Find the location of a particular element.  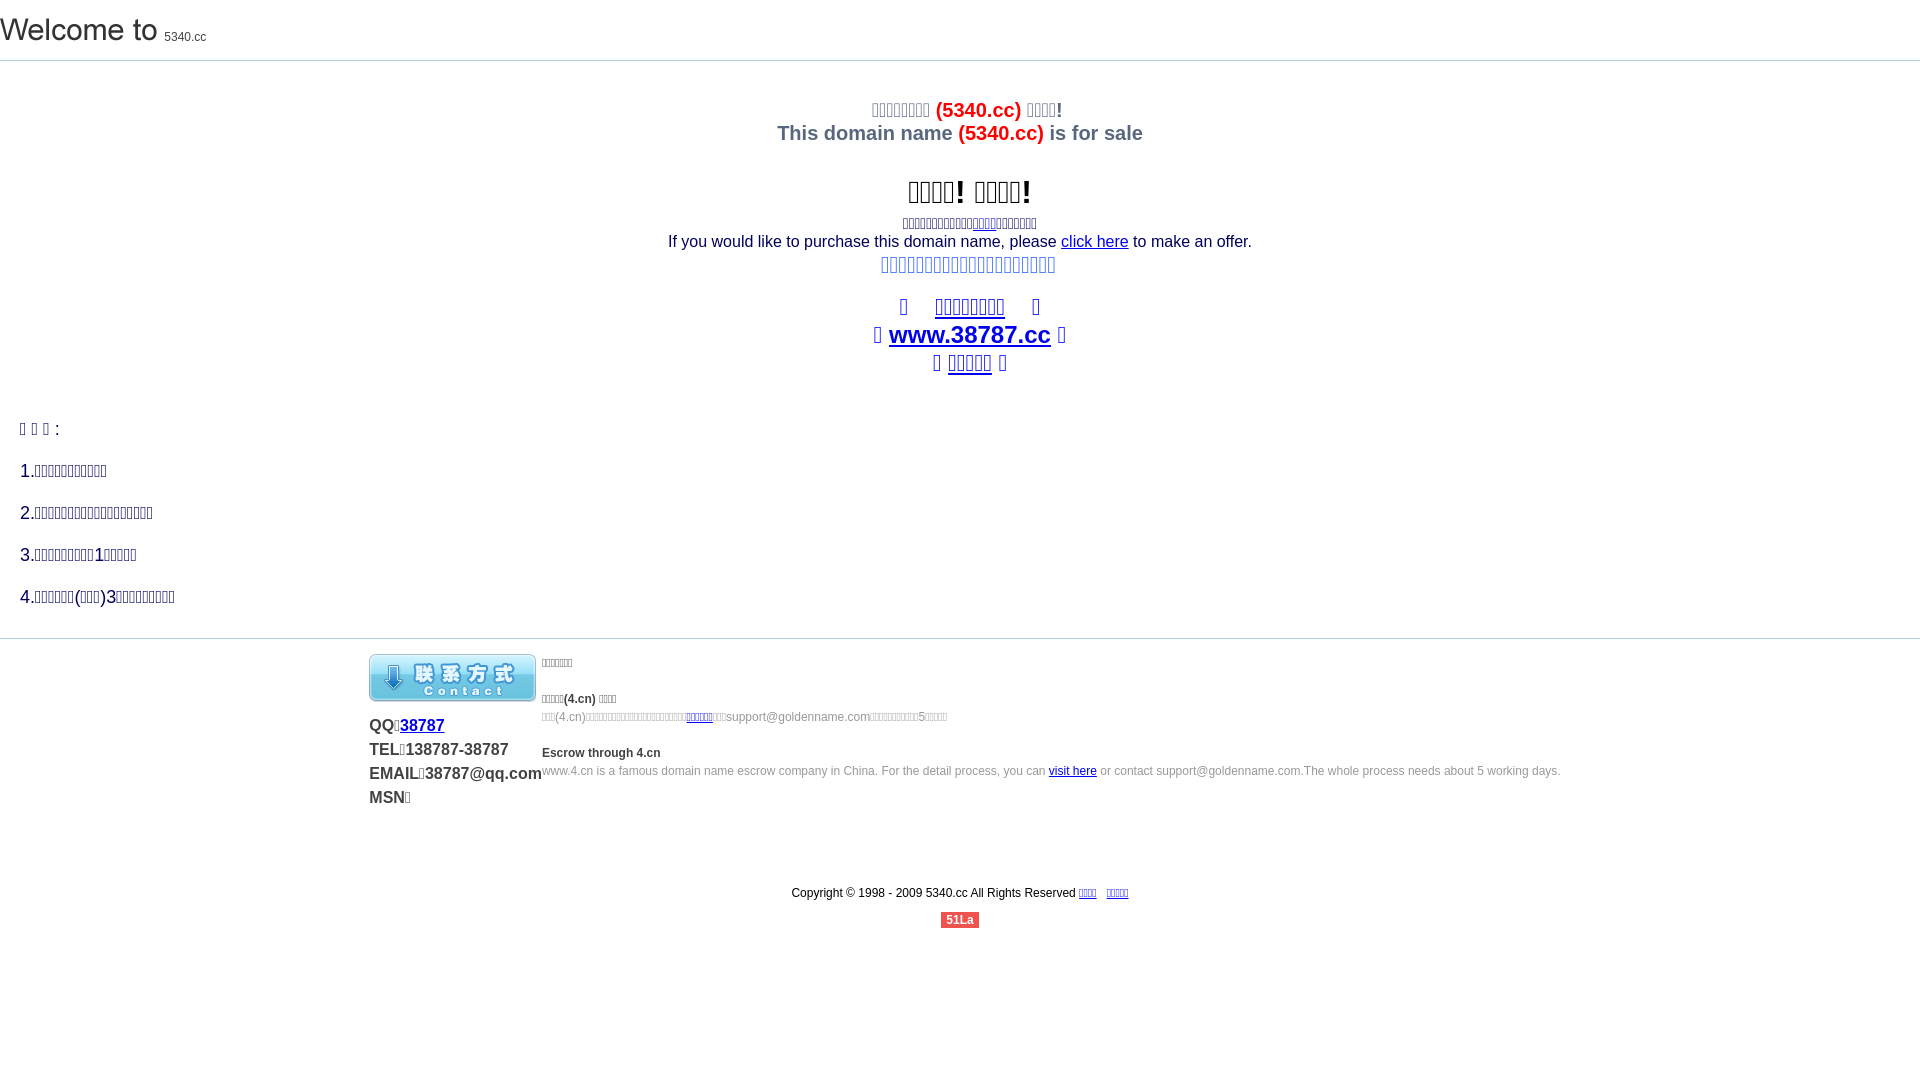

'38787' is located at coordinates (421, 725).